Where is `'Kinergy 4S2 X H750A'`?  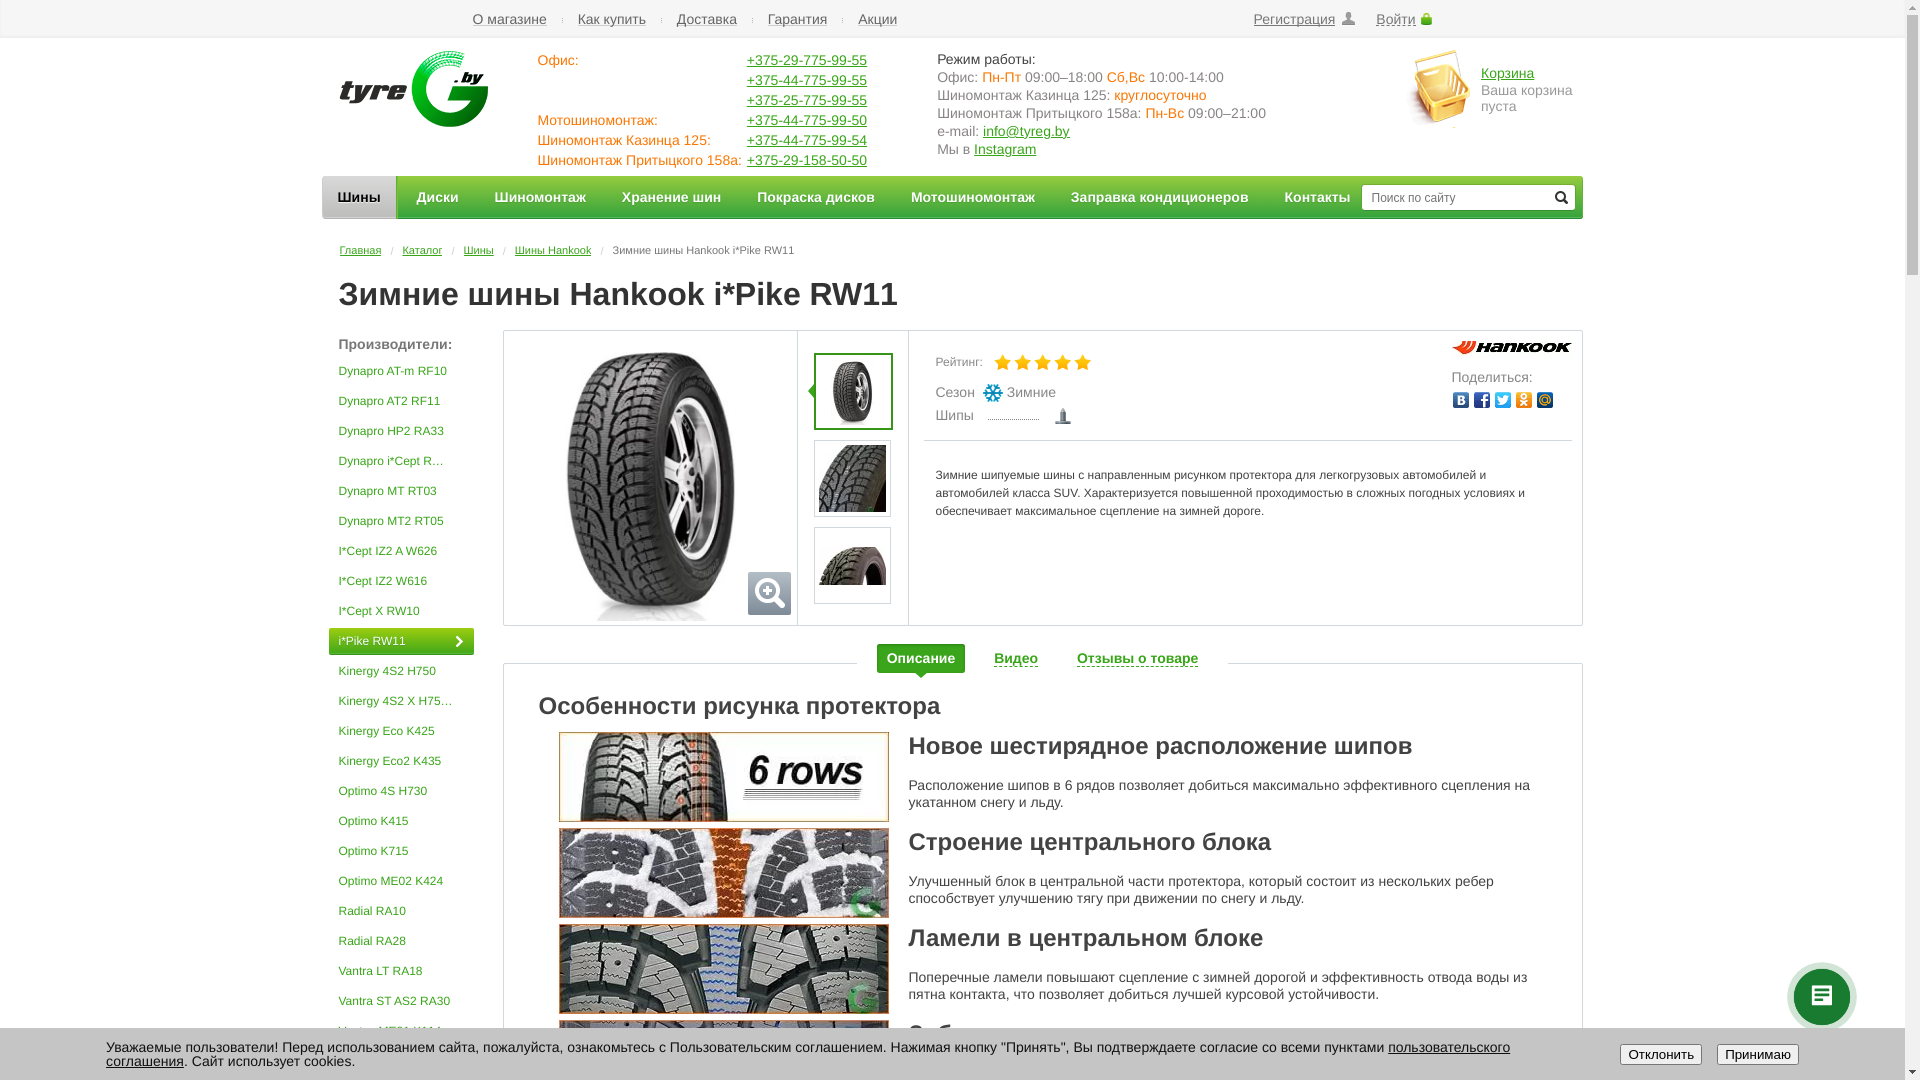 'Kinergy 4S2 X H750A' is located at coordinates (400, 700).